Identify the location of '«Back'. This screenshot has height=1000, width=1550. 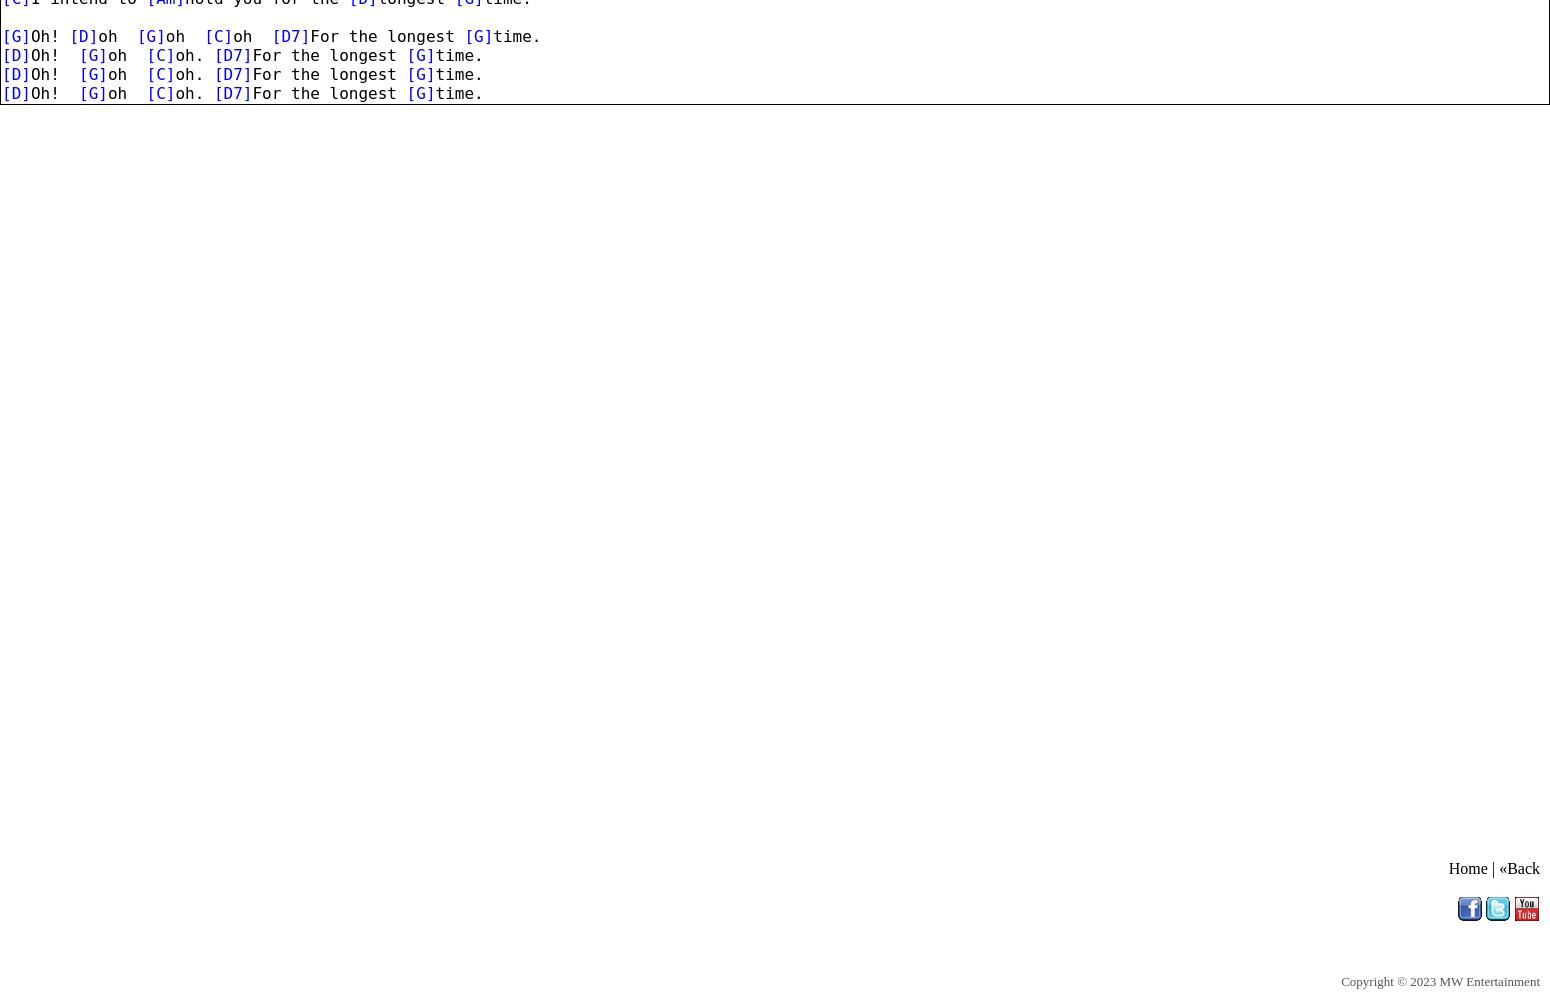
(1519, 867).